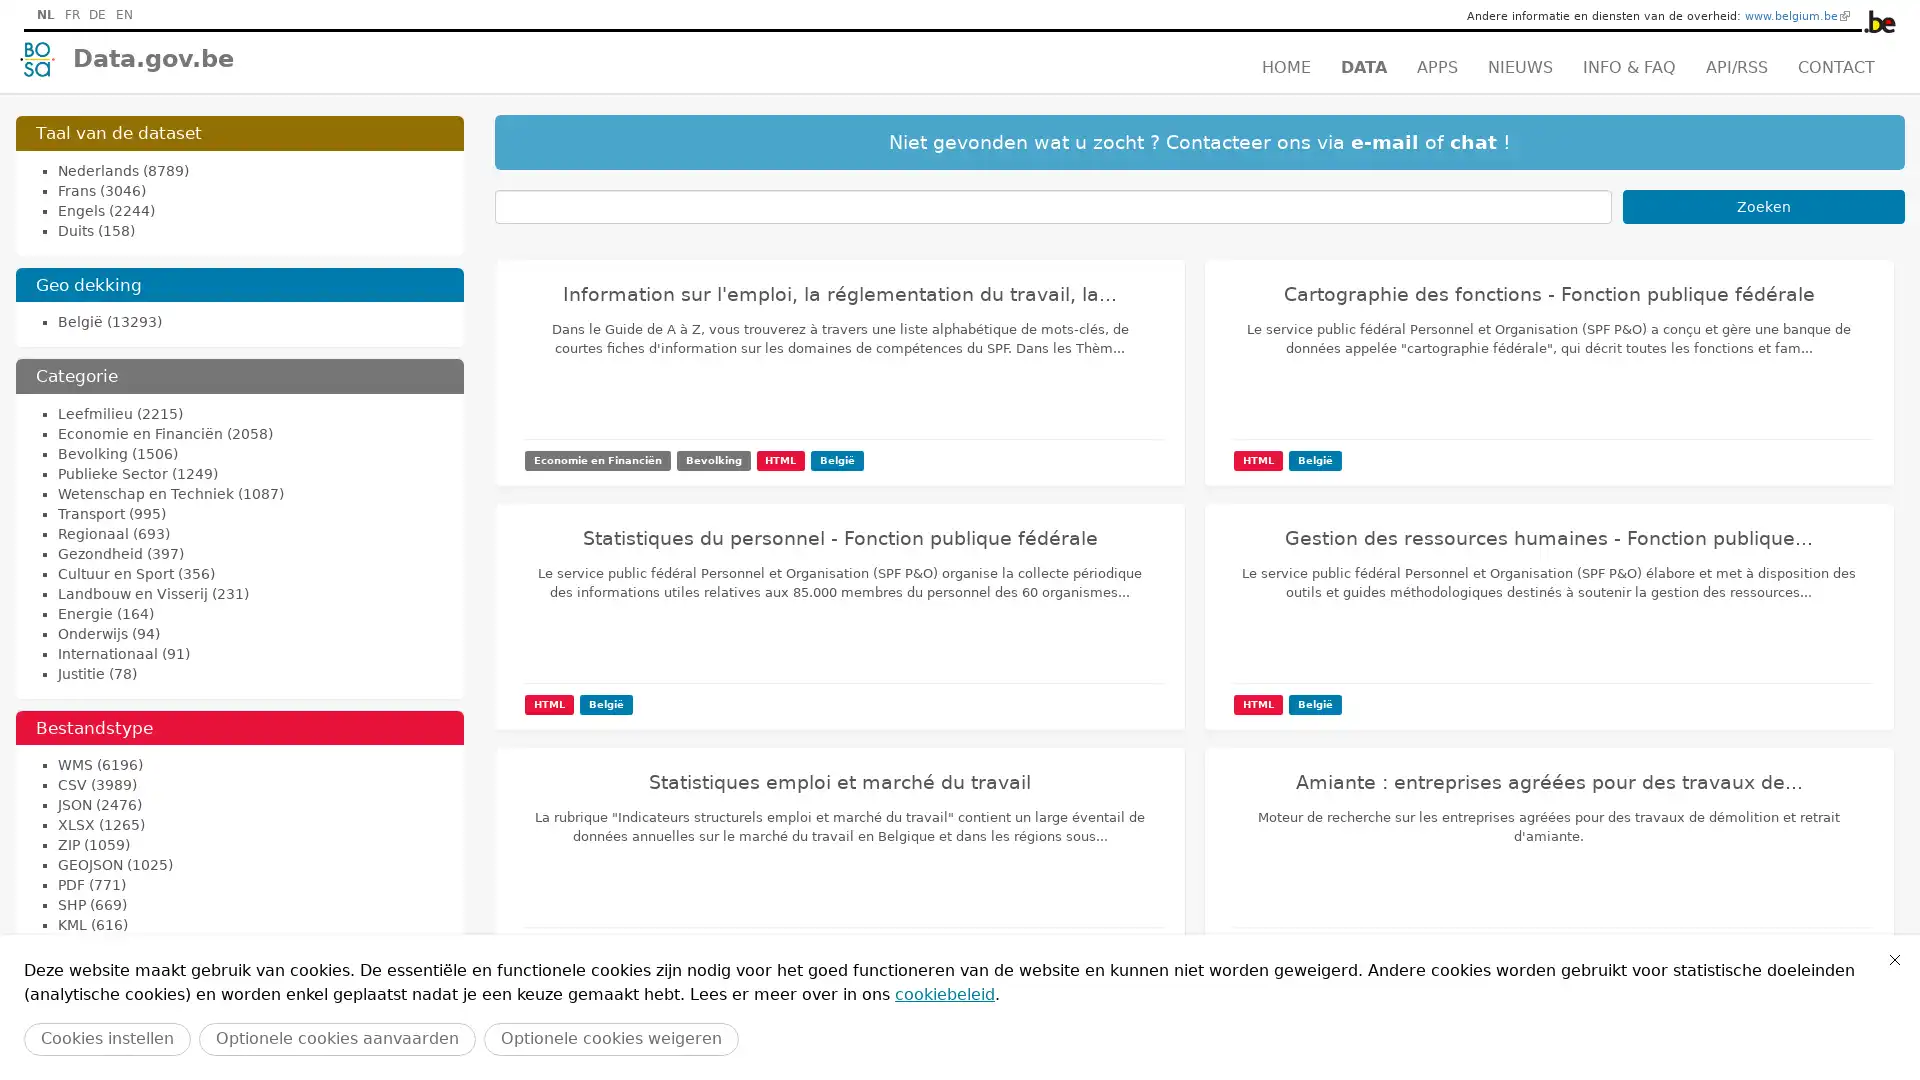 Image resolution: width=1920 pixels, height=1080 pixels. Describe the element at coordinates (106, 1038) in the screenshot. I see `Cookies instellen` at that location.